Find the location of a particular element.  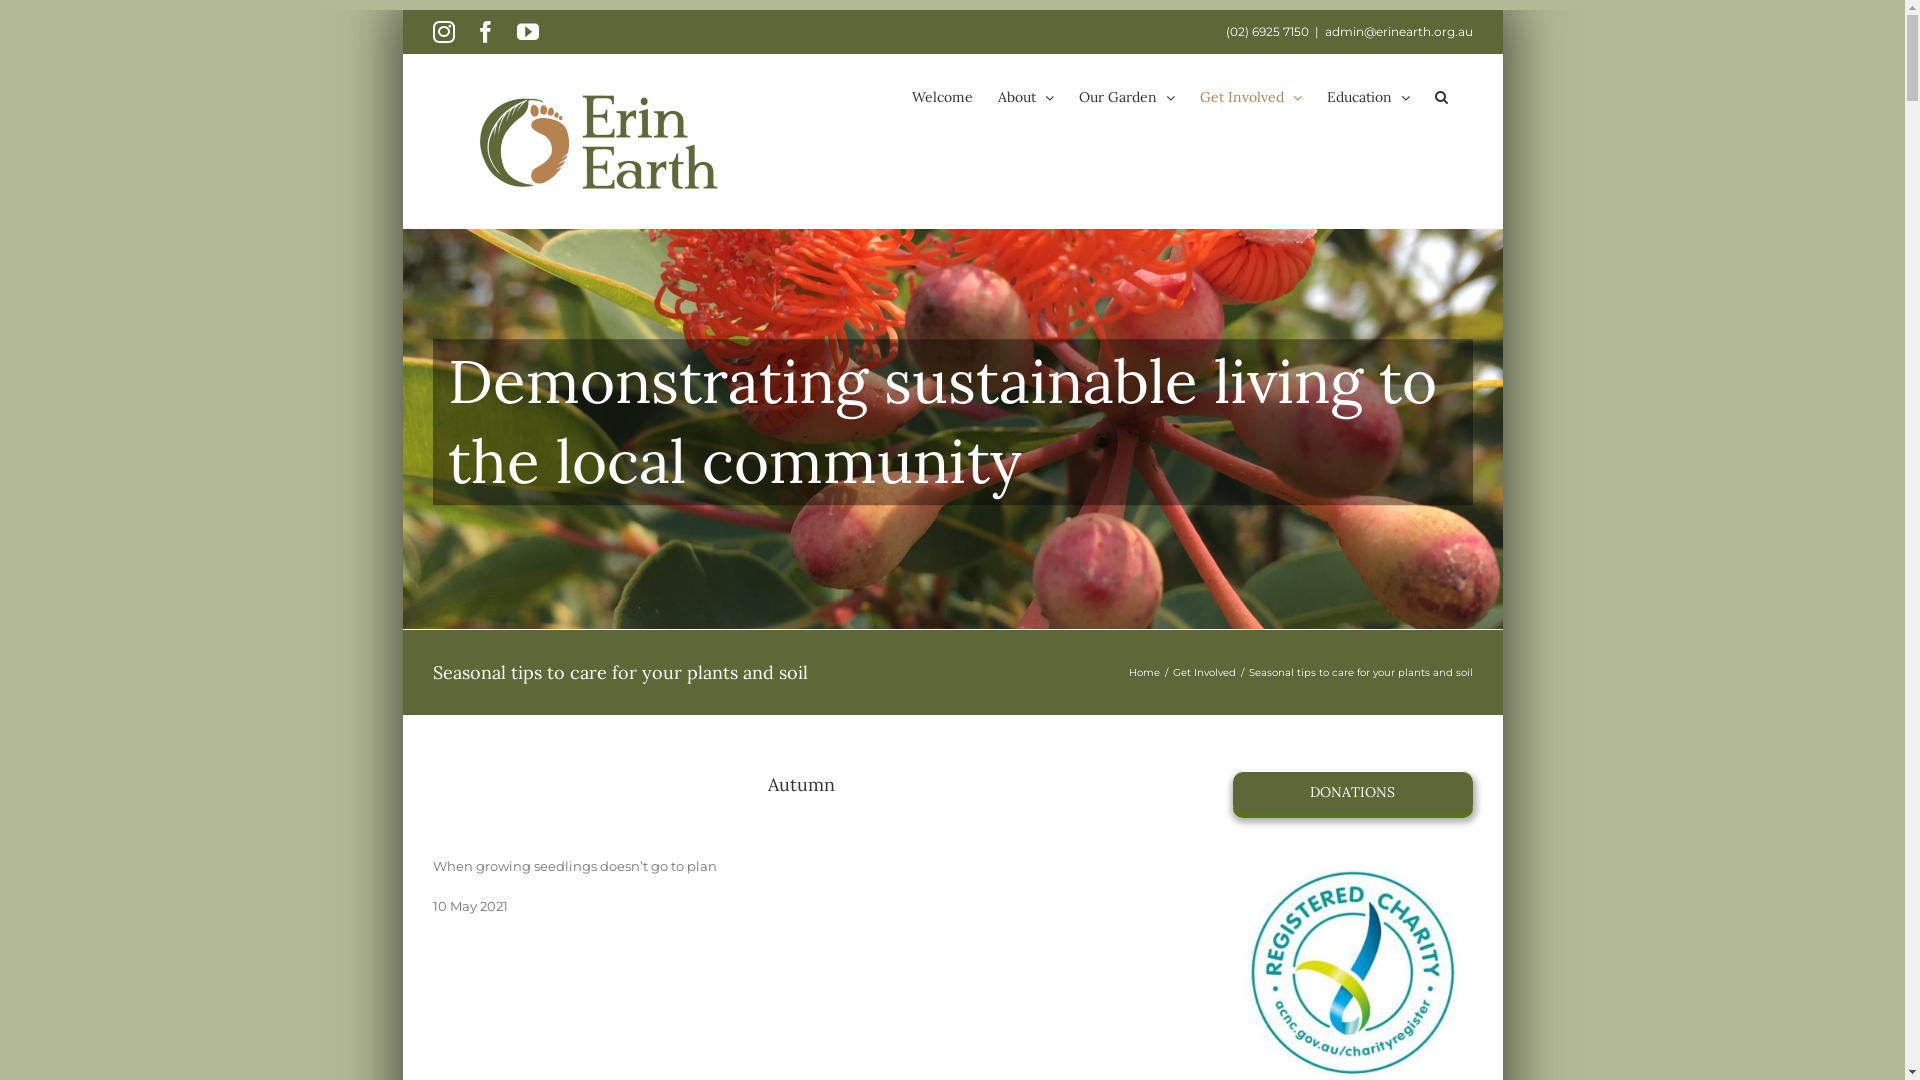

'YouTube' is located at coordinates (527, 31).